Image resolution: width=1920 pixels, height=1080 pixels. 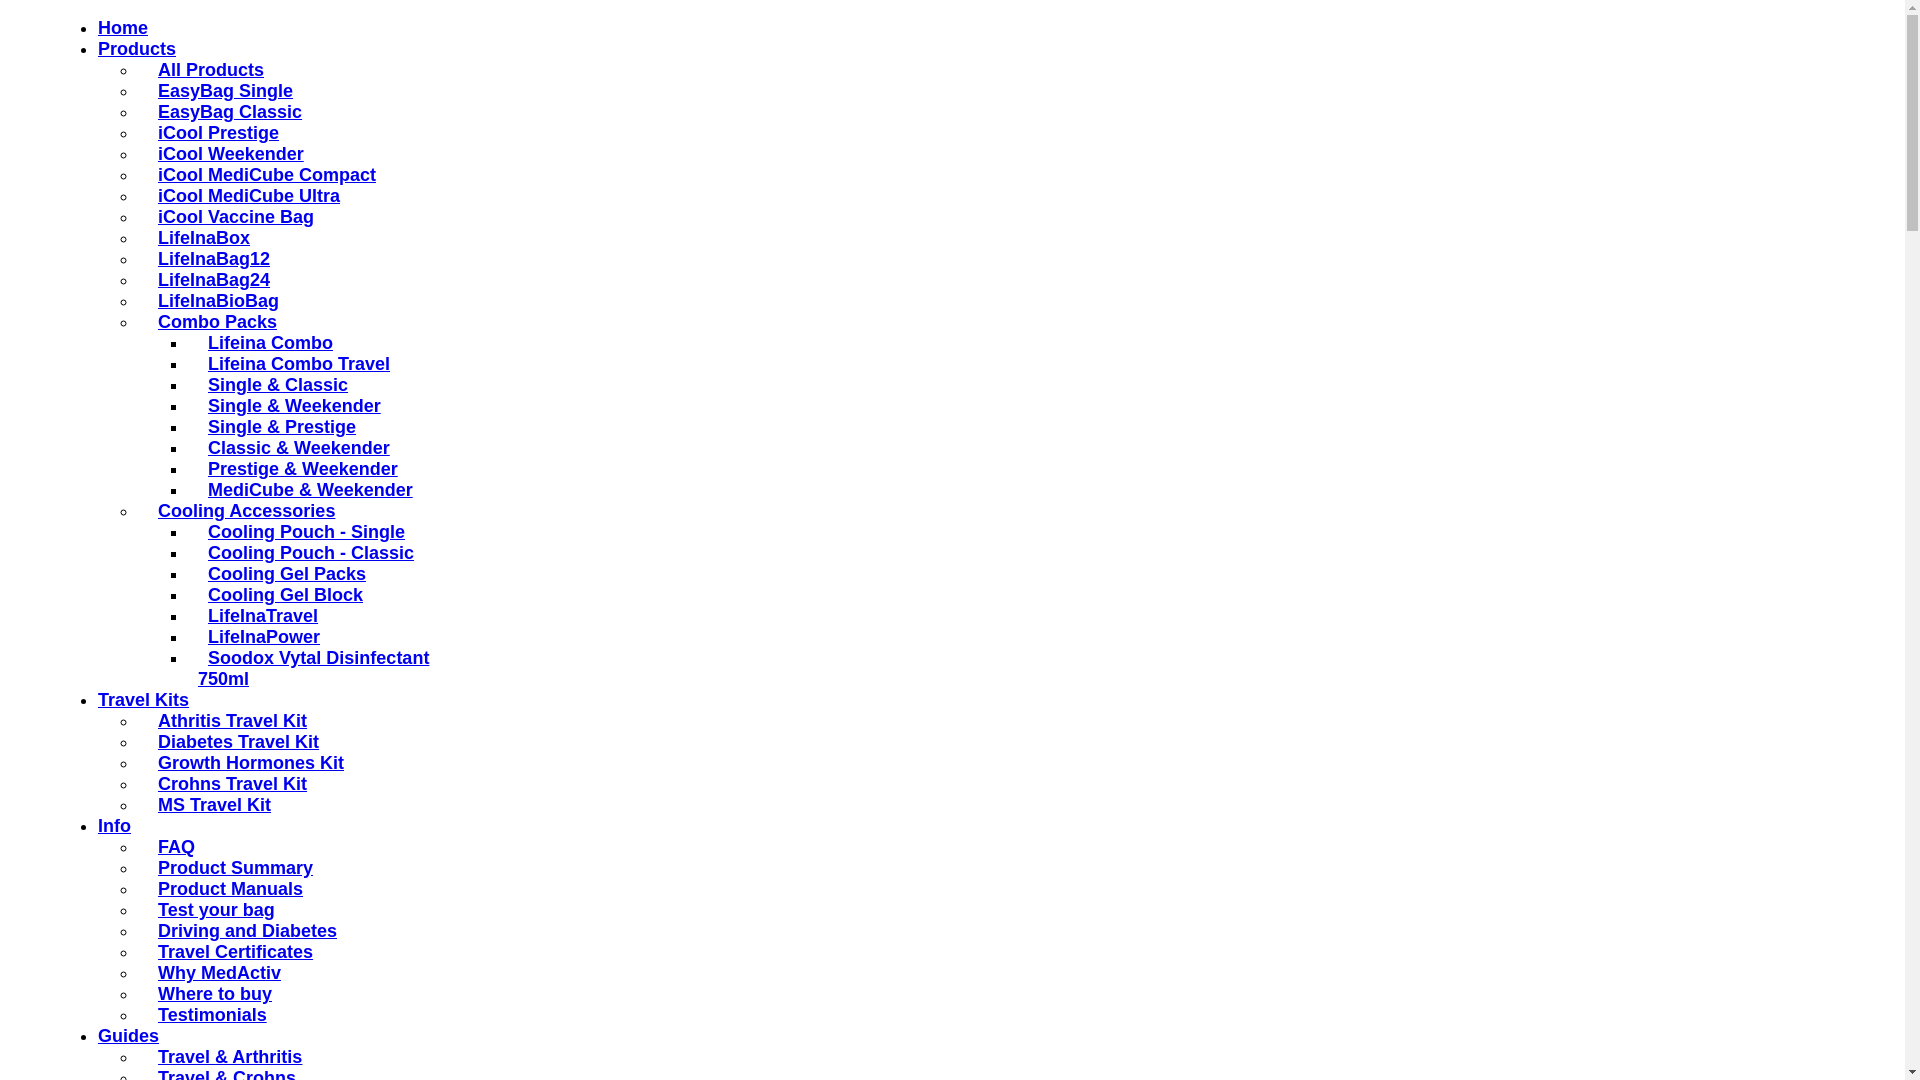 I want to click on 'Travel Kits', so click(x=142, y=698).